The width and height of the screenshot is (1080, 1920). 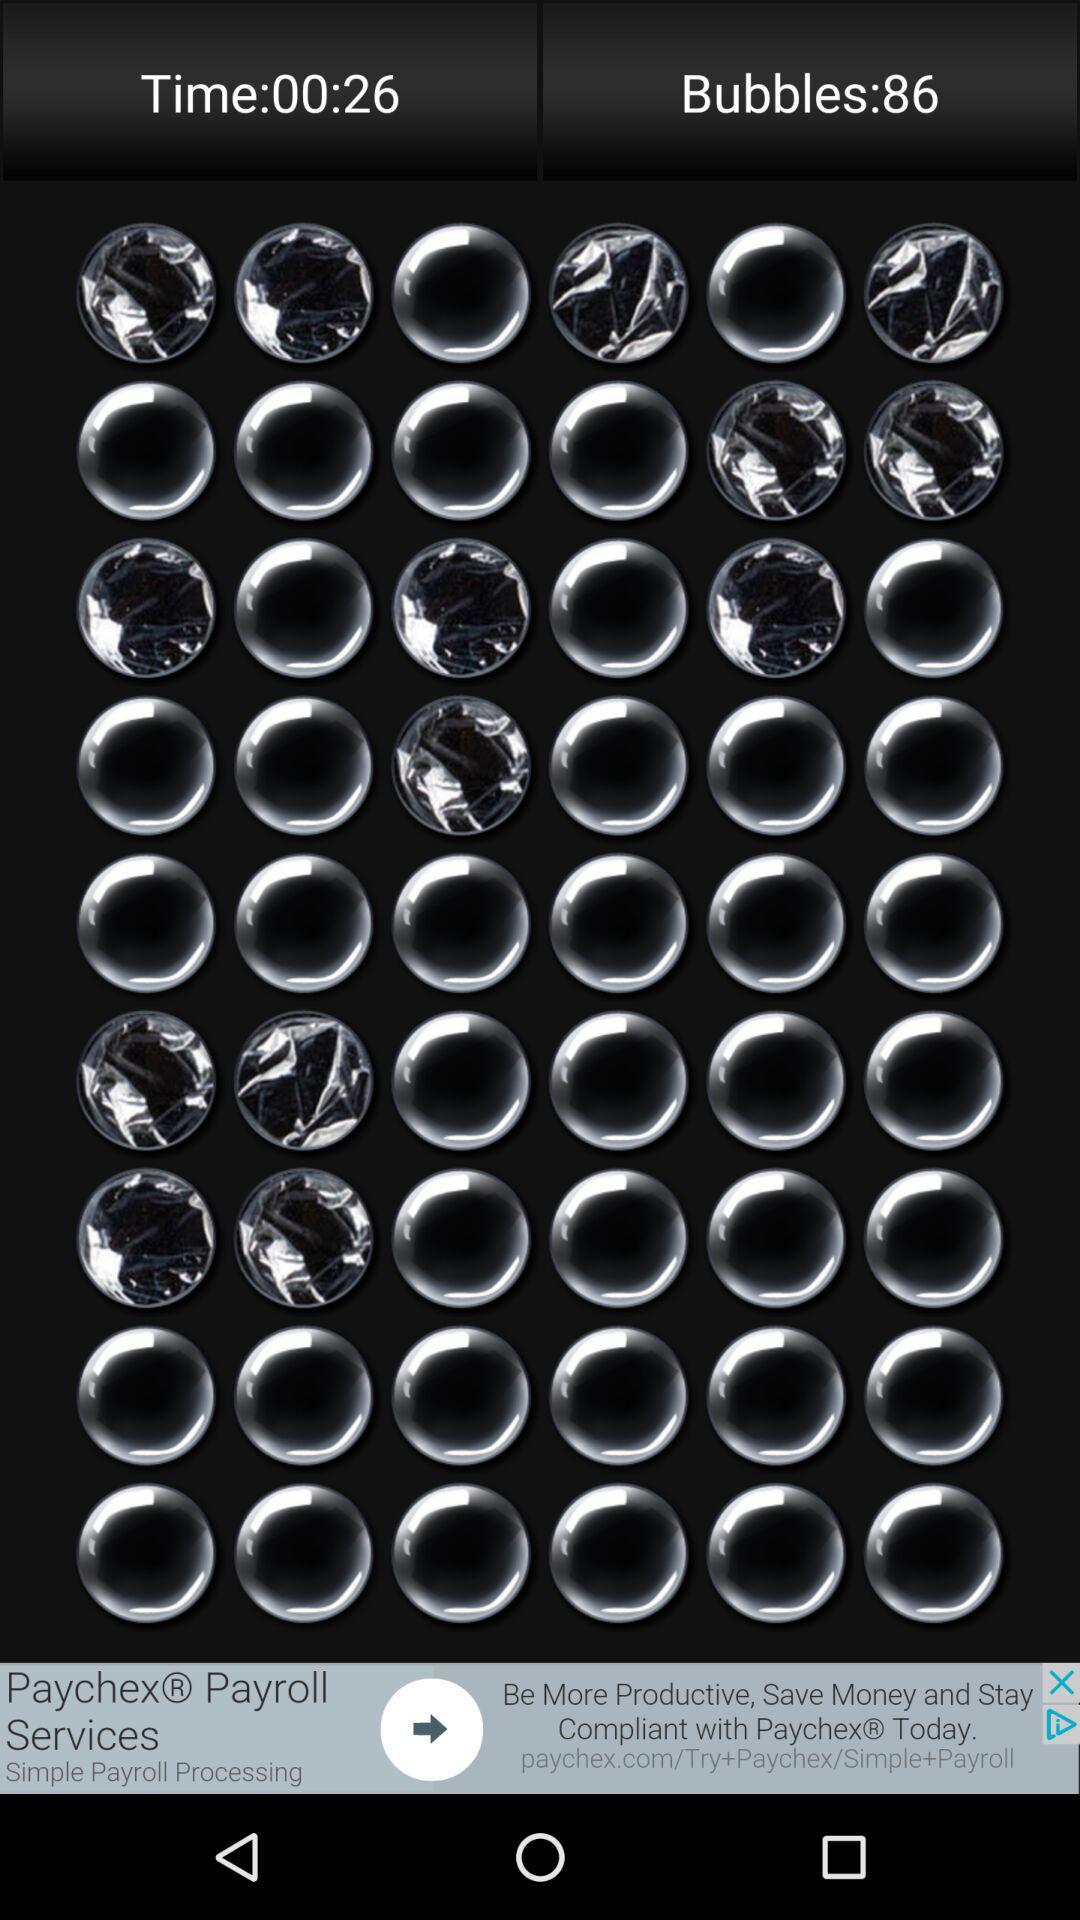 I want to click on option, so click(x=617, y=1394).